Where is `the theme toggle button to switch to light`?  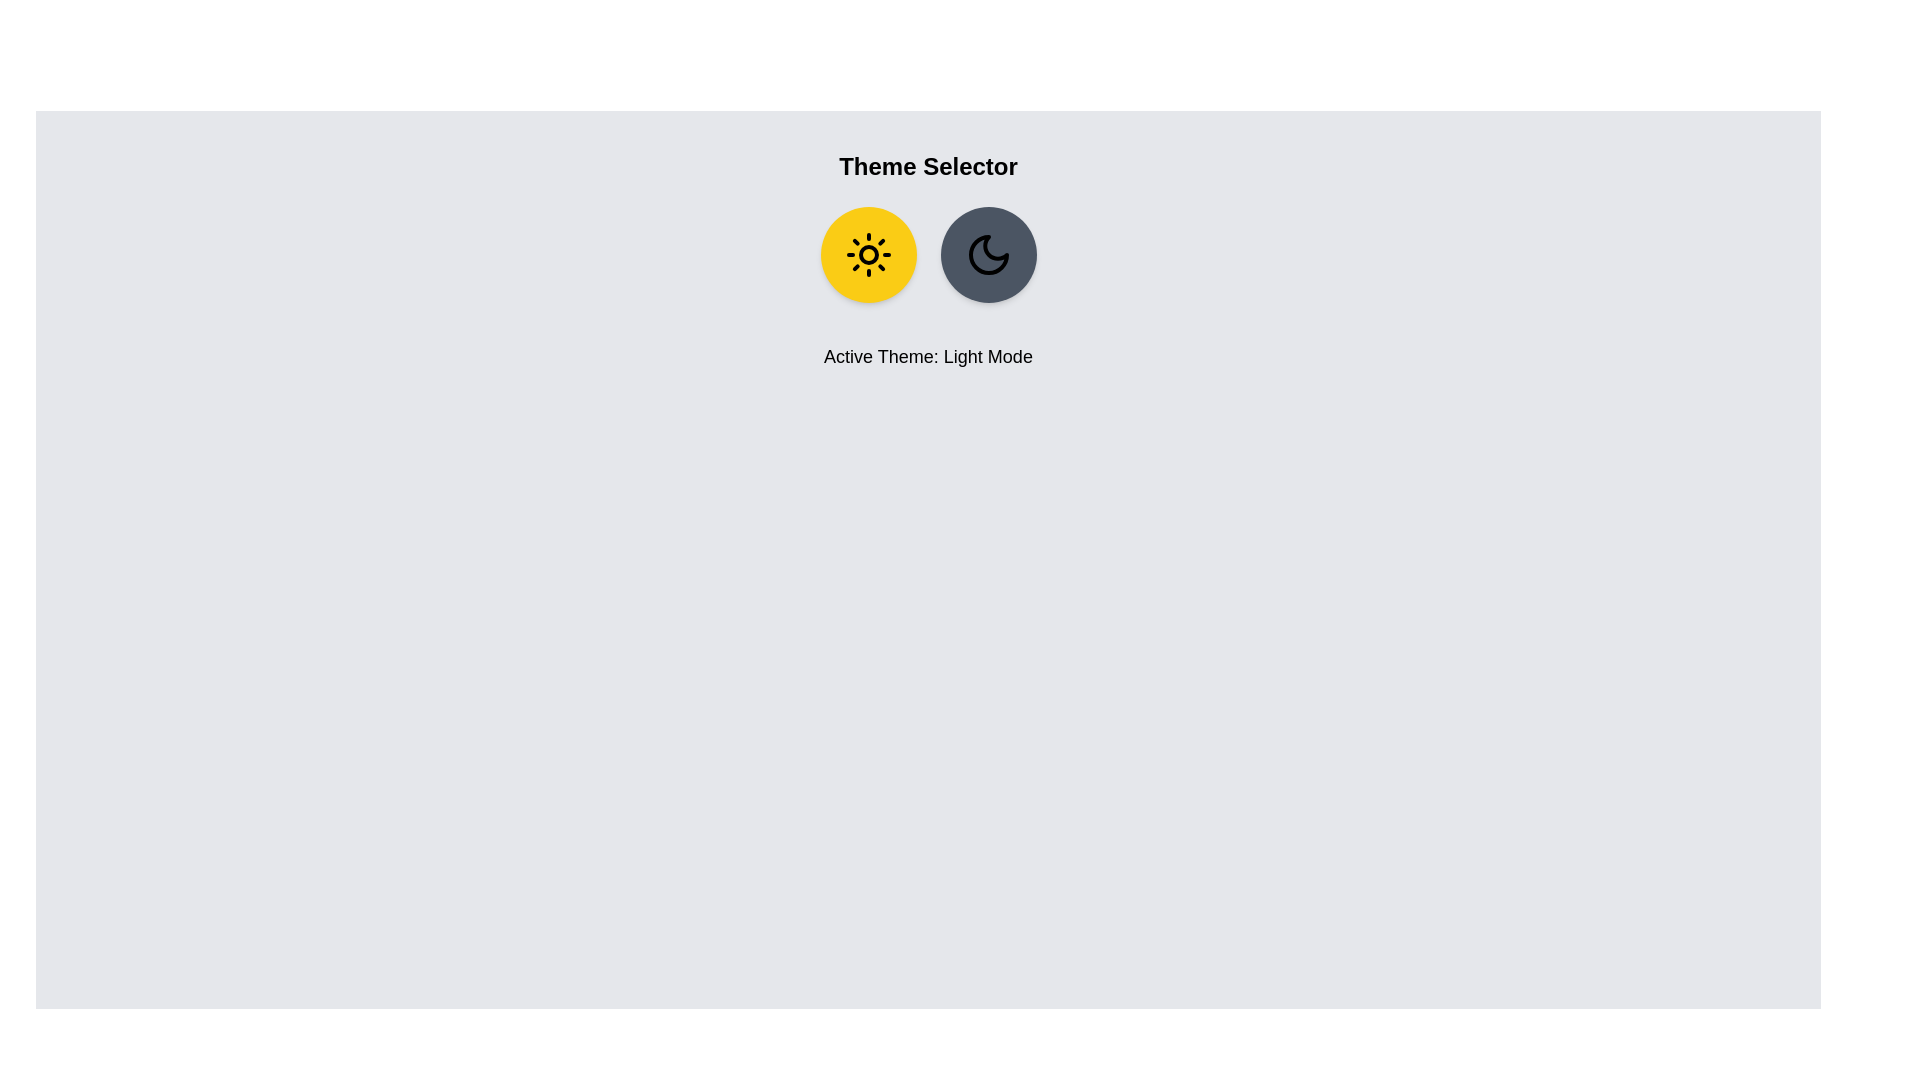 the theme toggle button to switch to light is located at coordinates (868, 253).